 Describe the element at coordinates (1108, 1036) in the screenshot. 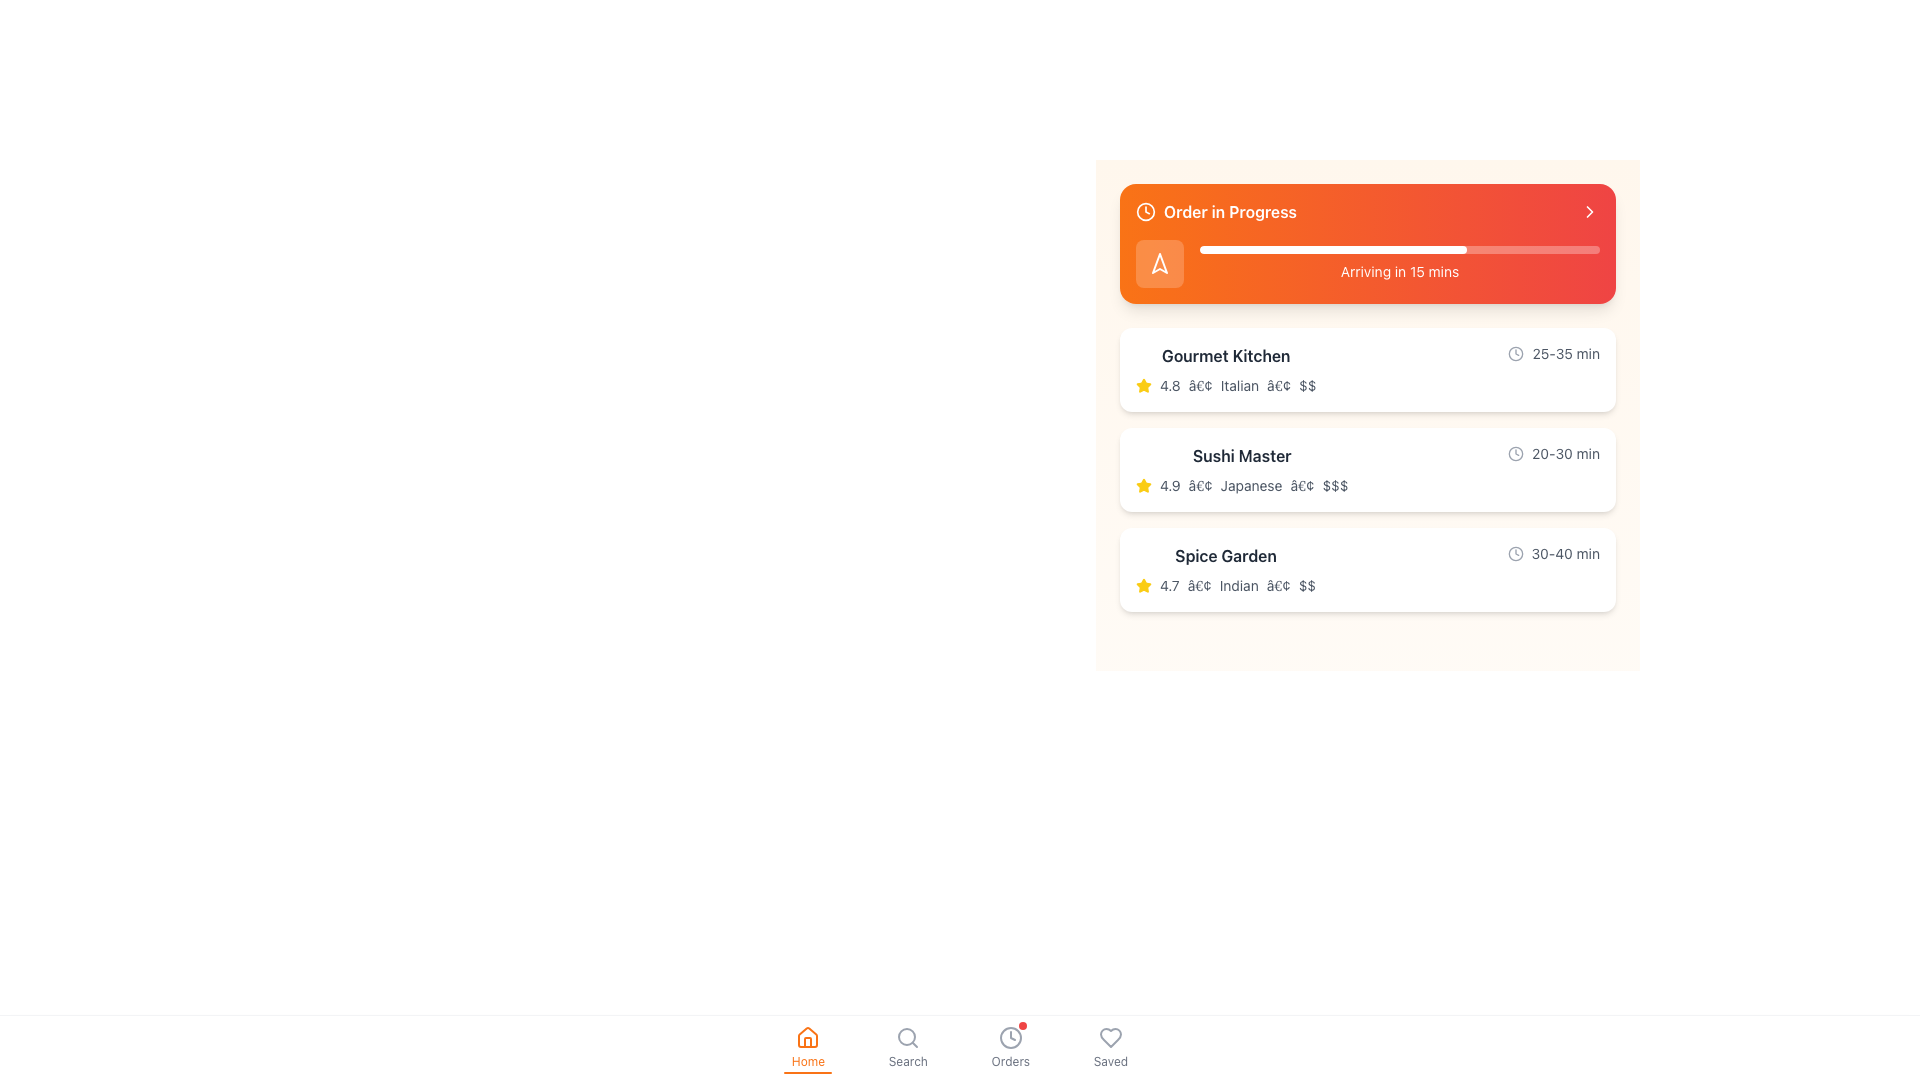

I see `the heart-shaped icon in the bottom navigation bar` at that location.